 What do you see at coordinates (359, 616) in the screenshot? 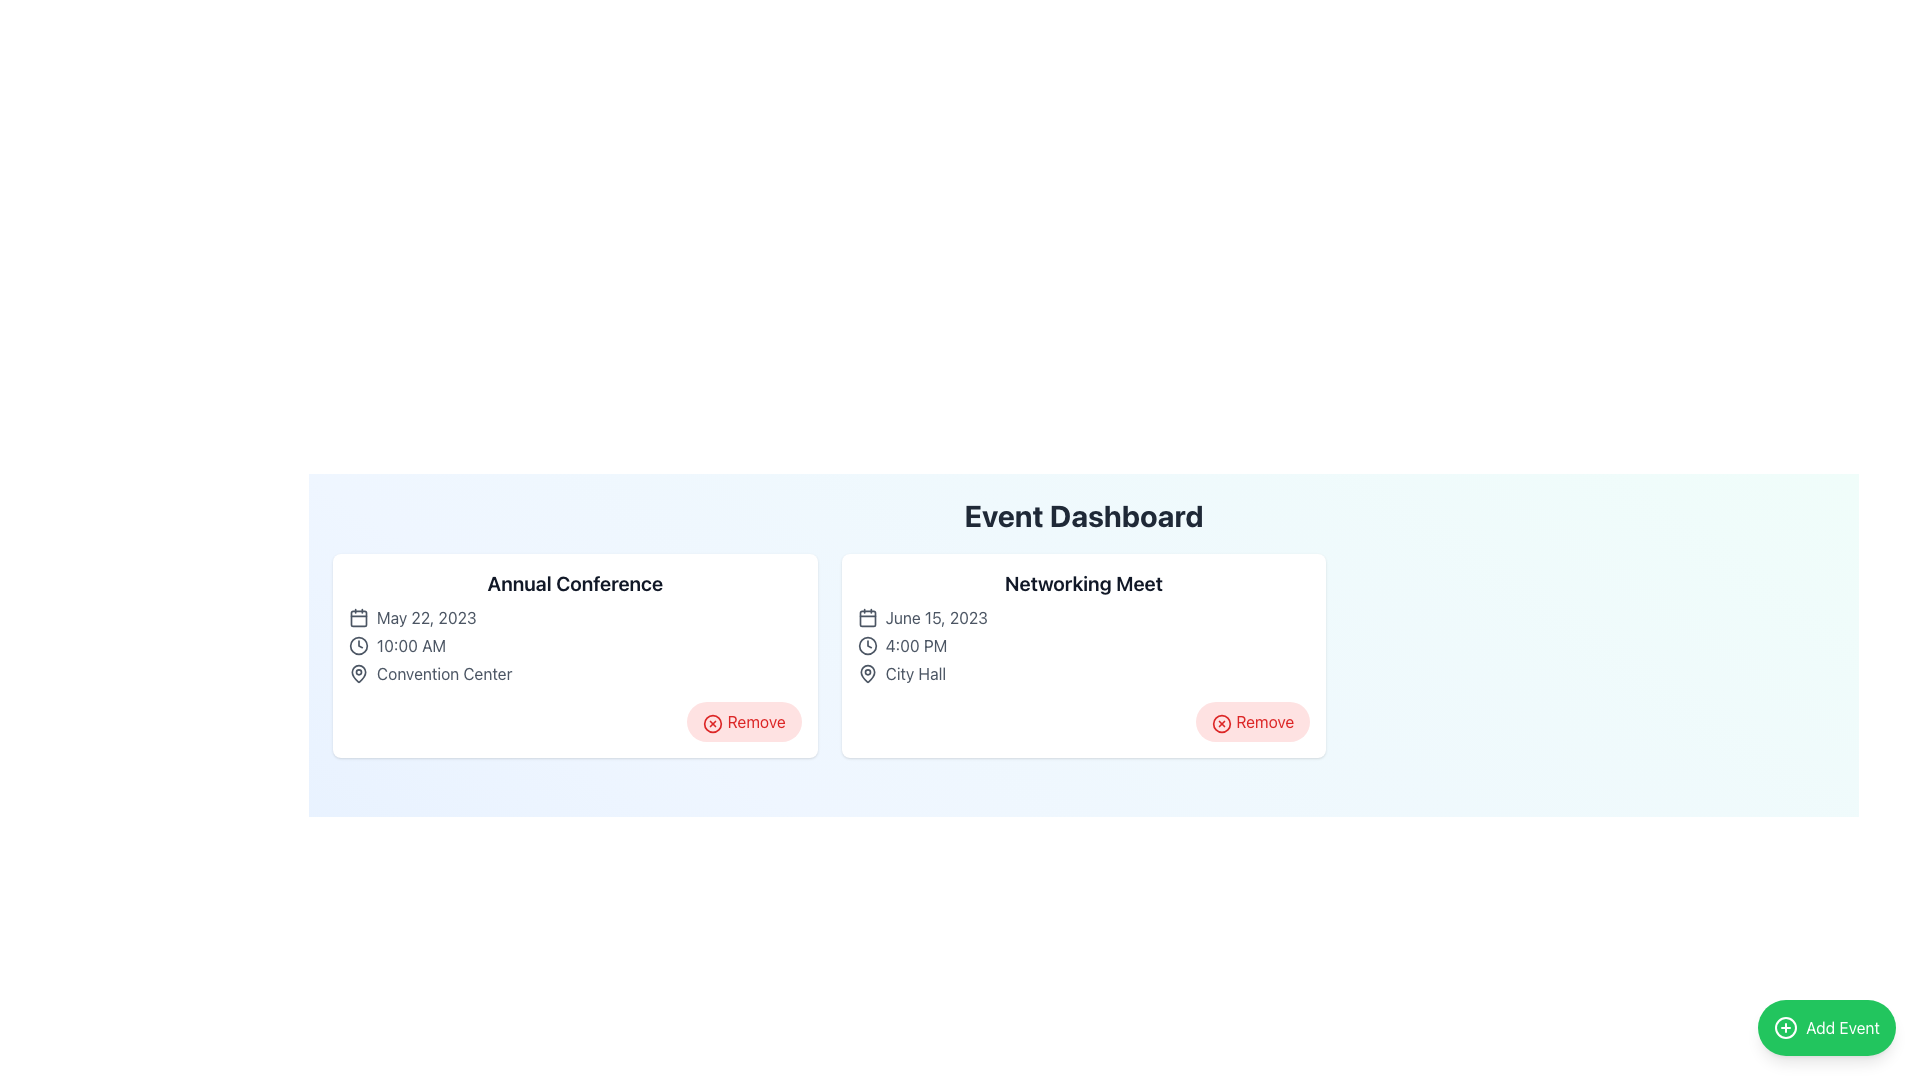
I see `the vector graphic component (rectangle with rounded corners) that visually represents the calendar icon, located to the left of the date information in the 'Annual Conference' card` at bounding box center [359, 616].